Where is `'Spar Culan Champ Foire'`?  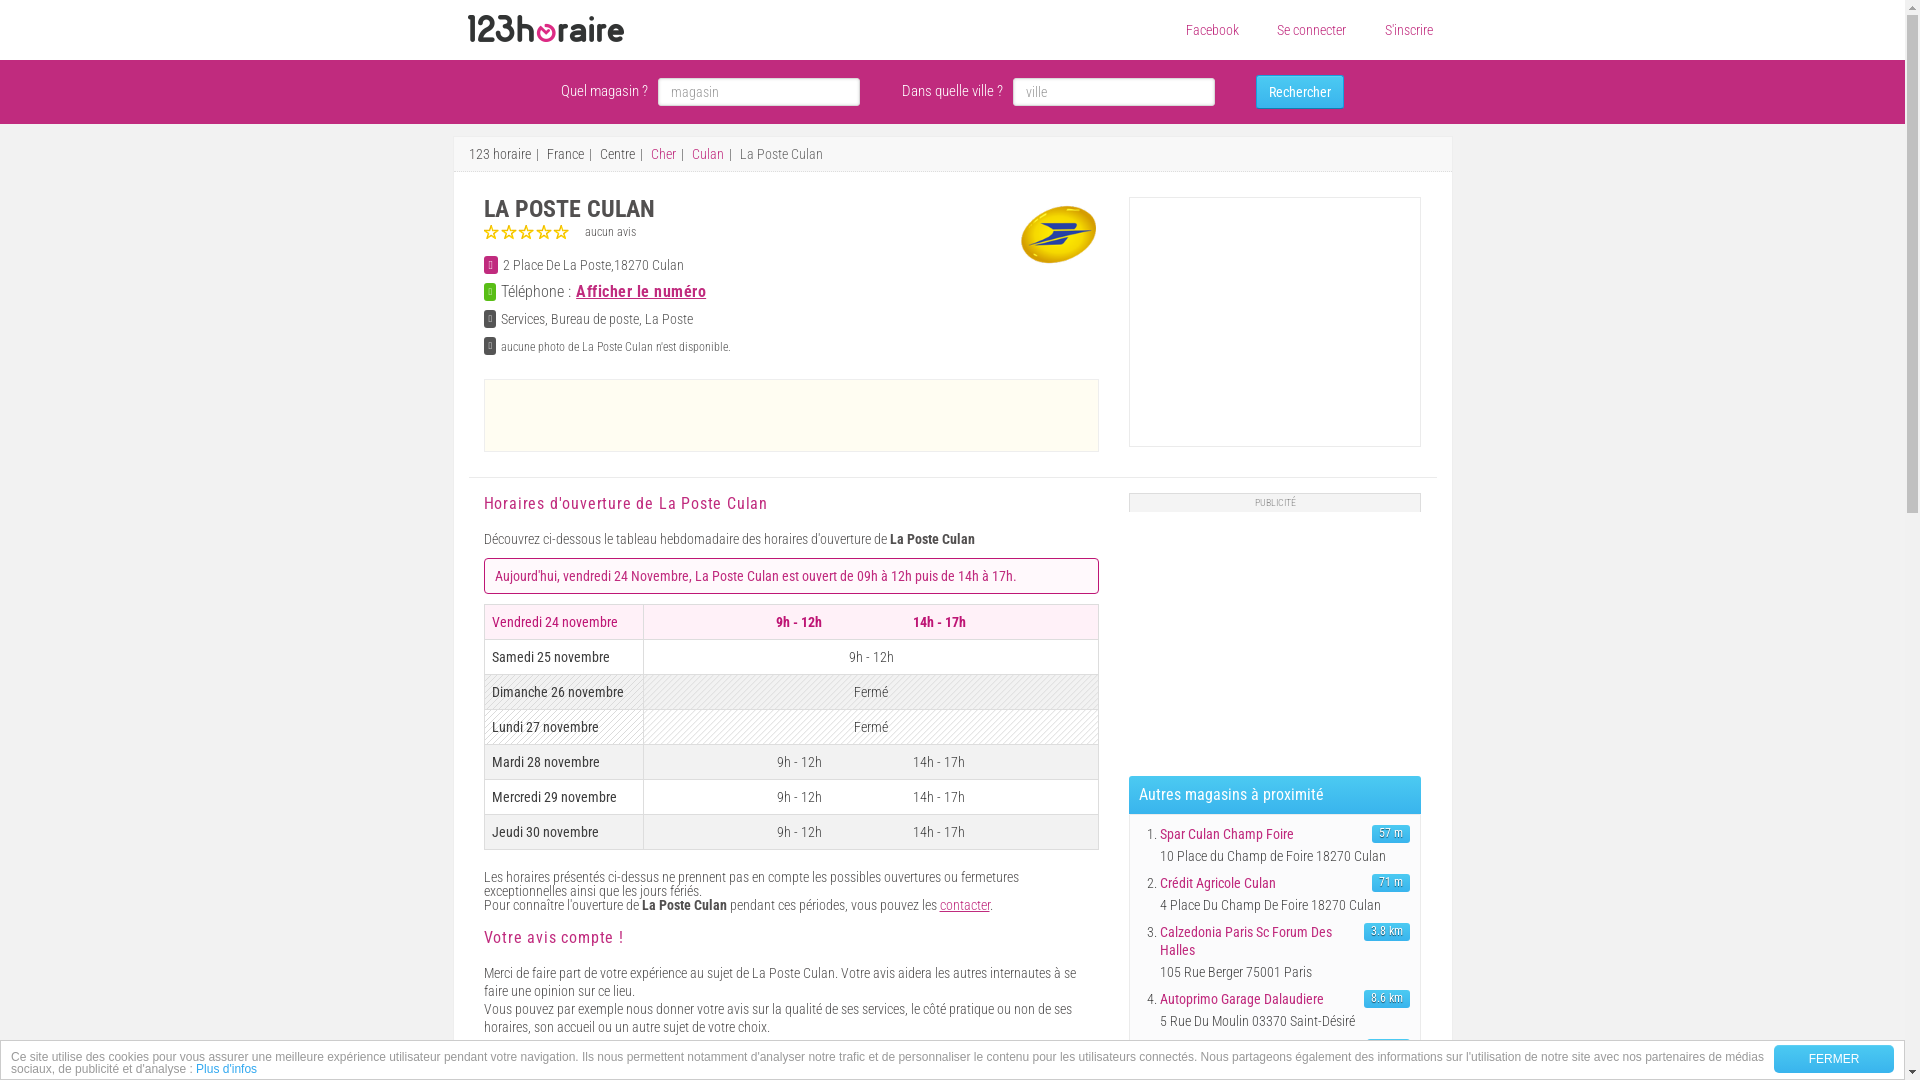 'Spar Culan Champ Foire' is located at coordinates (1160, 833).